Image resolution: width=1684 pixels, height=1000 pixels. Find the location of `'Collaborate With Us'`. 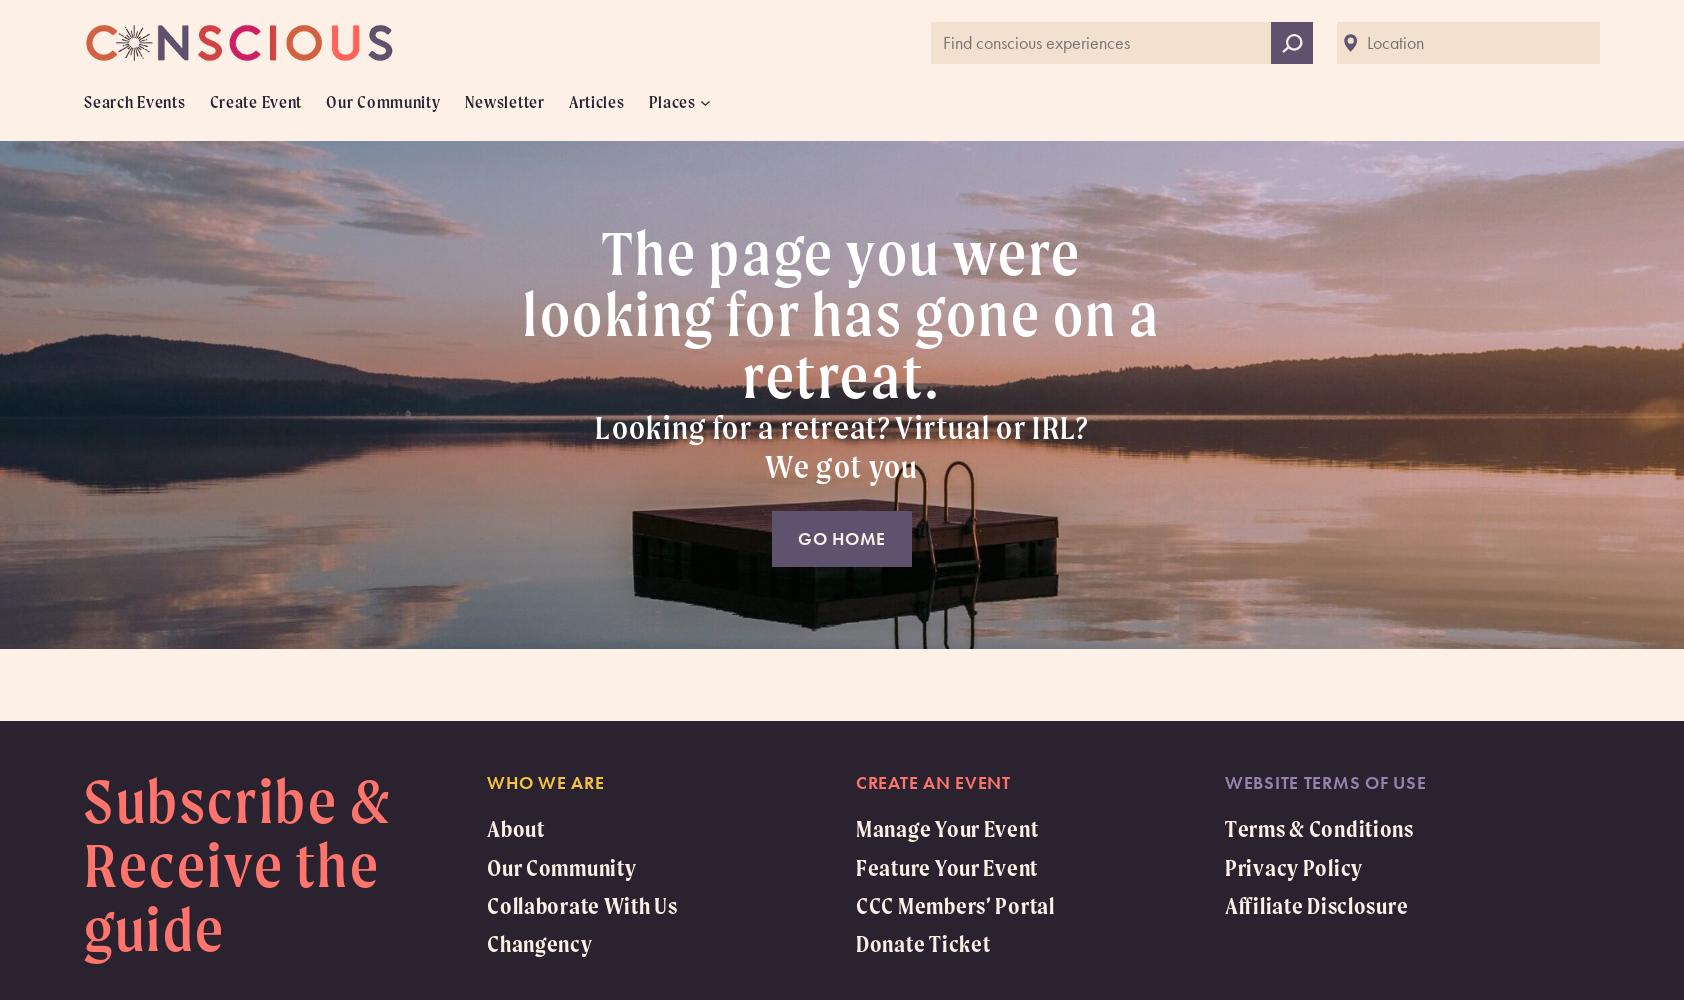

'Collaborate With Us' is located at coordinates (580, 905).